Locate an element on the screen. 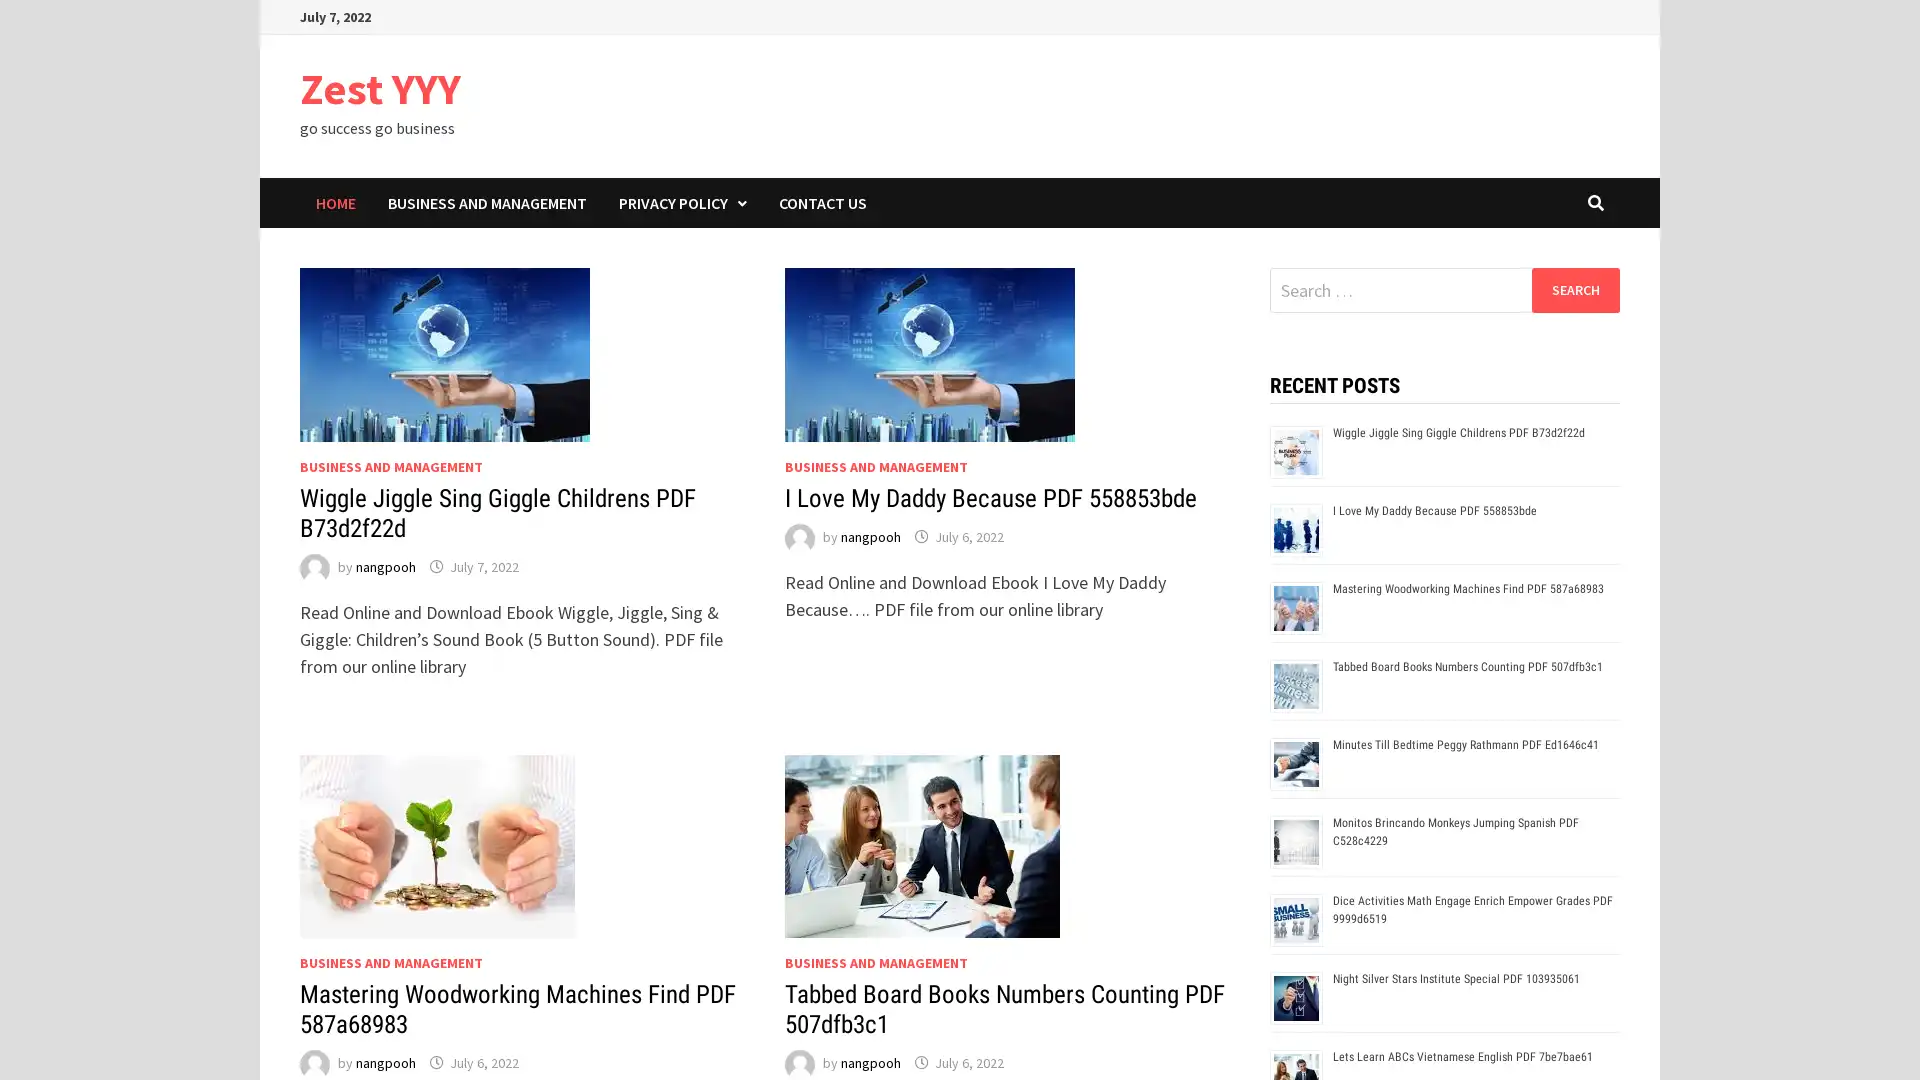 The height and width of the screenshot is (1080, 1920). Search is located at coordinates (1574, 289).